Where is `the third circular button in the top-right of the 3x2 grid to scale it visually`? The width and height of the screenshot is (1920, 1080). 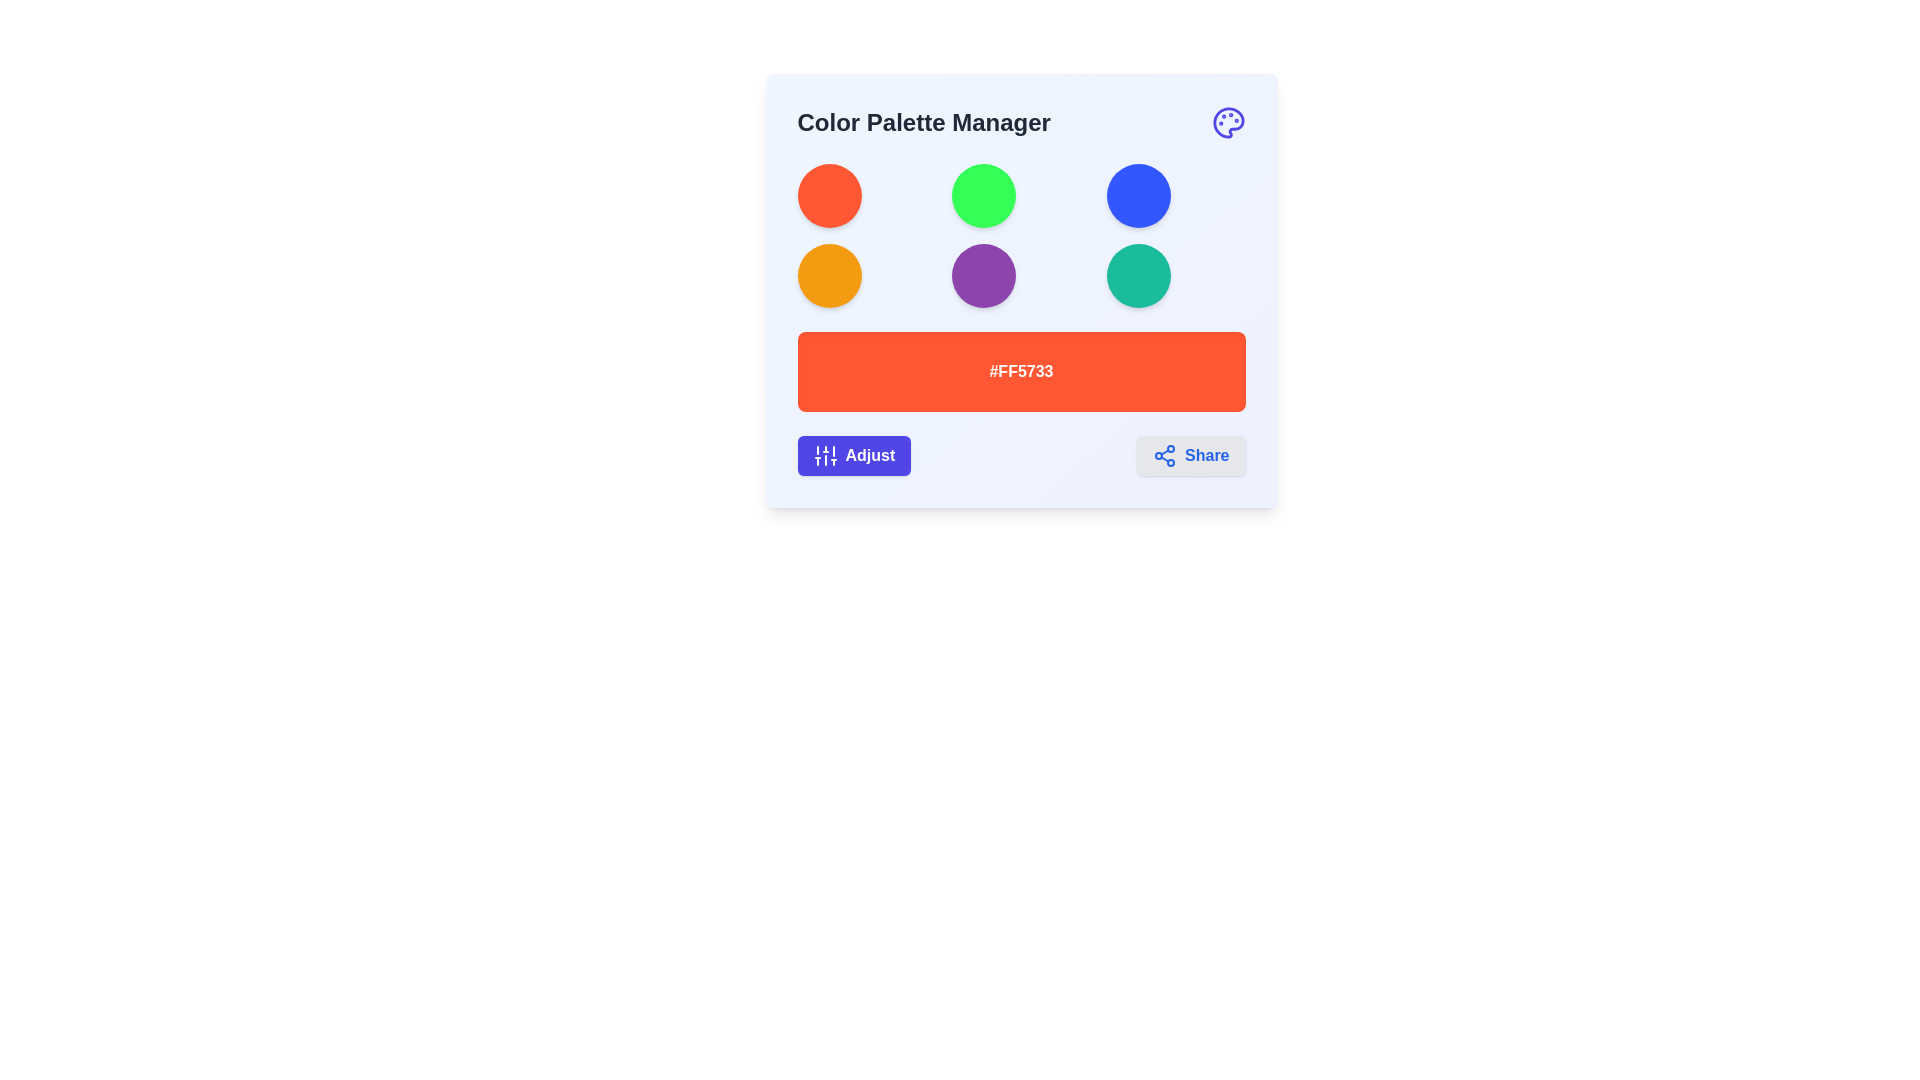
the third circular button in the top-right of the 3x2 grid to scale it visually is located at coordinates (1138, 196).